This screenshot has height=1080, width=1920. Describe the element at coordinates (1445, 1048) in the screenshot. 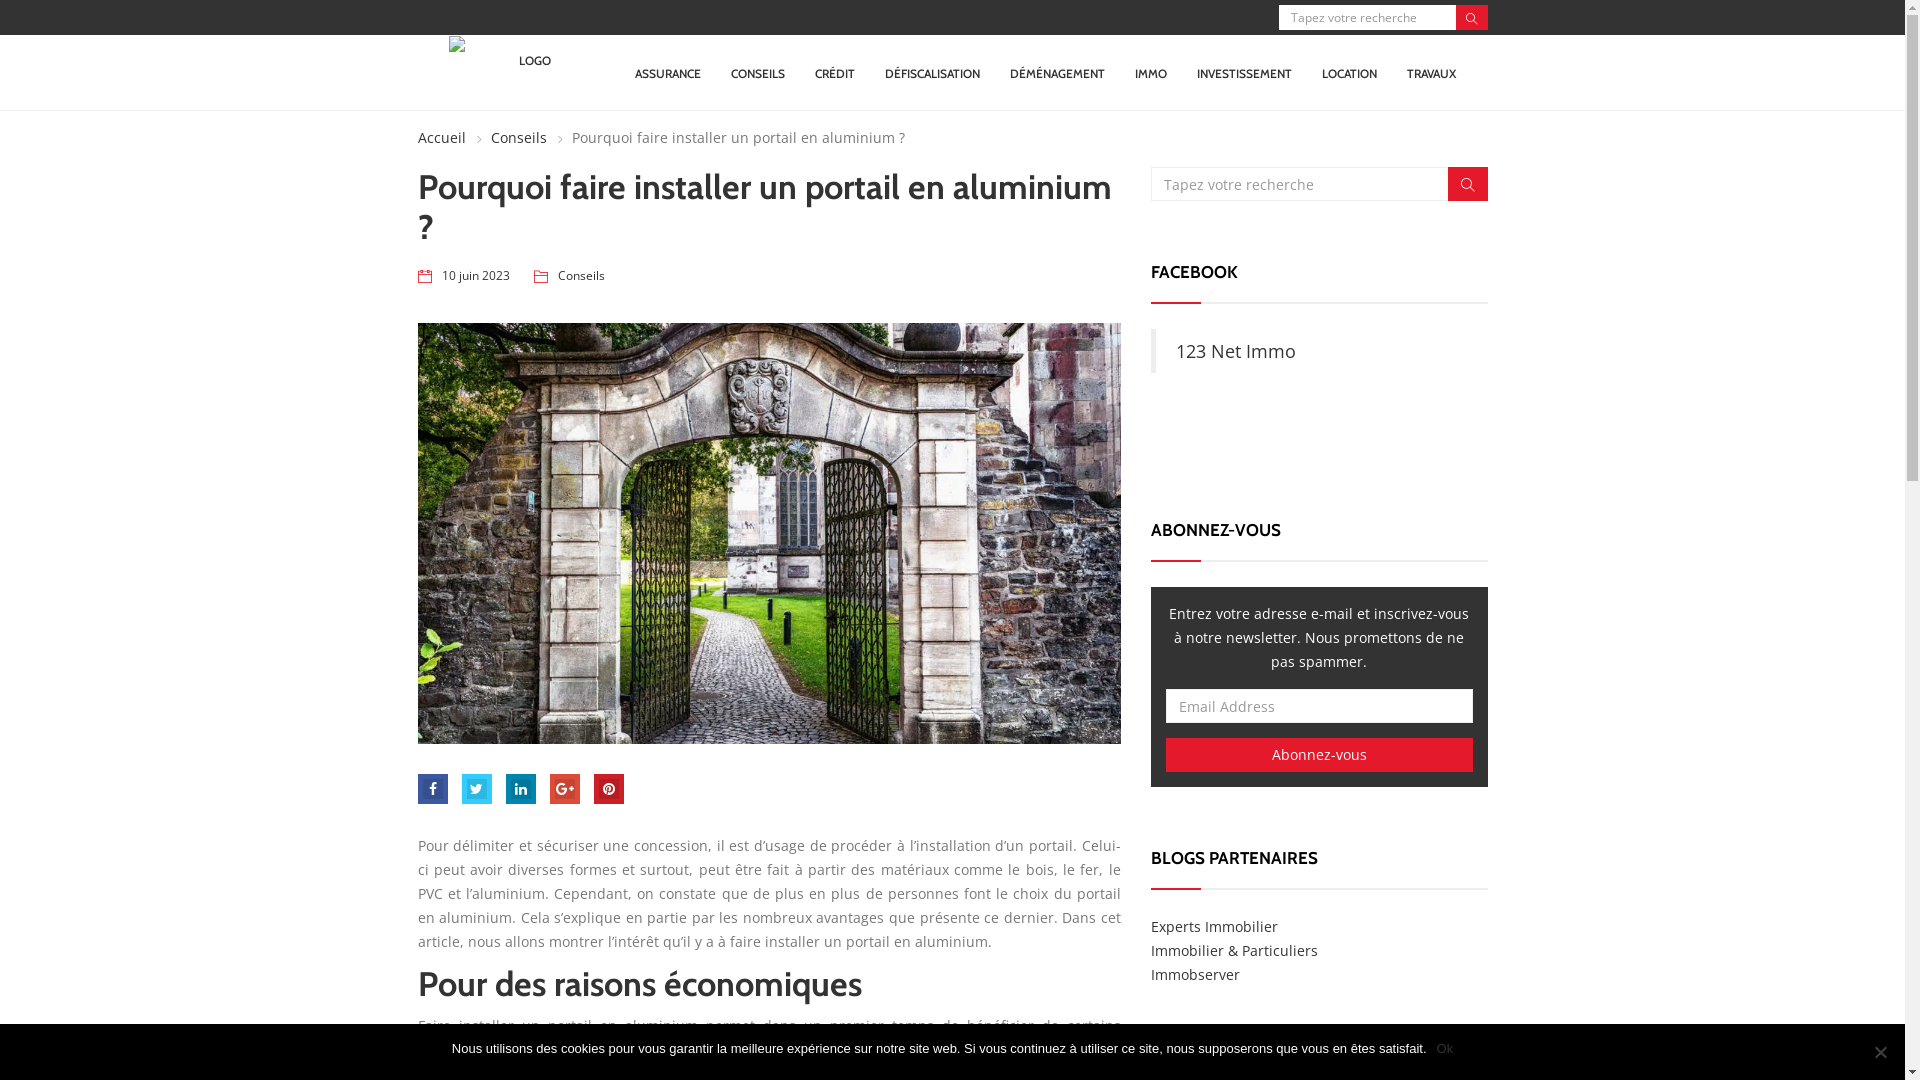

I see `'Ok'` at that location.